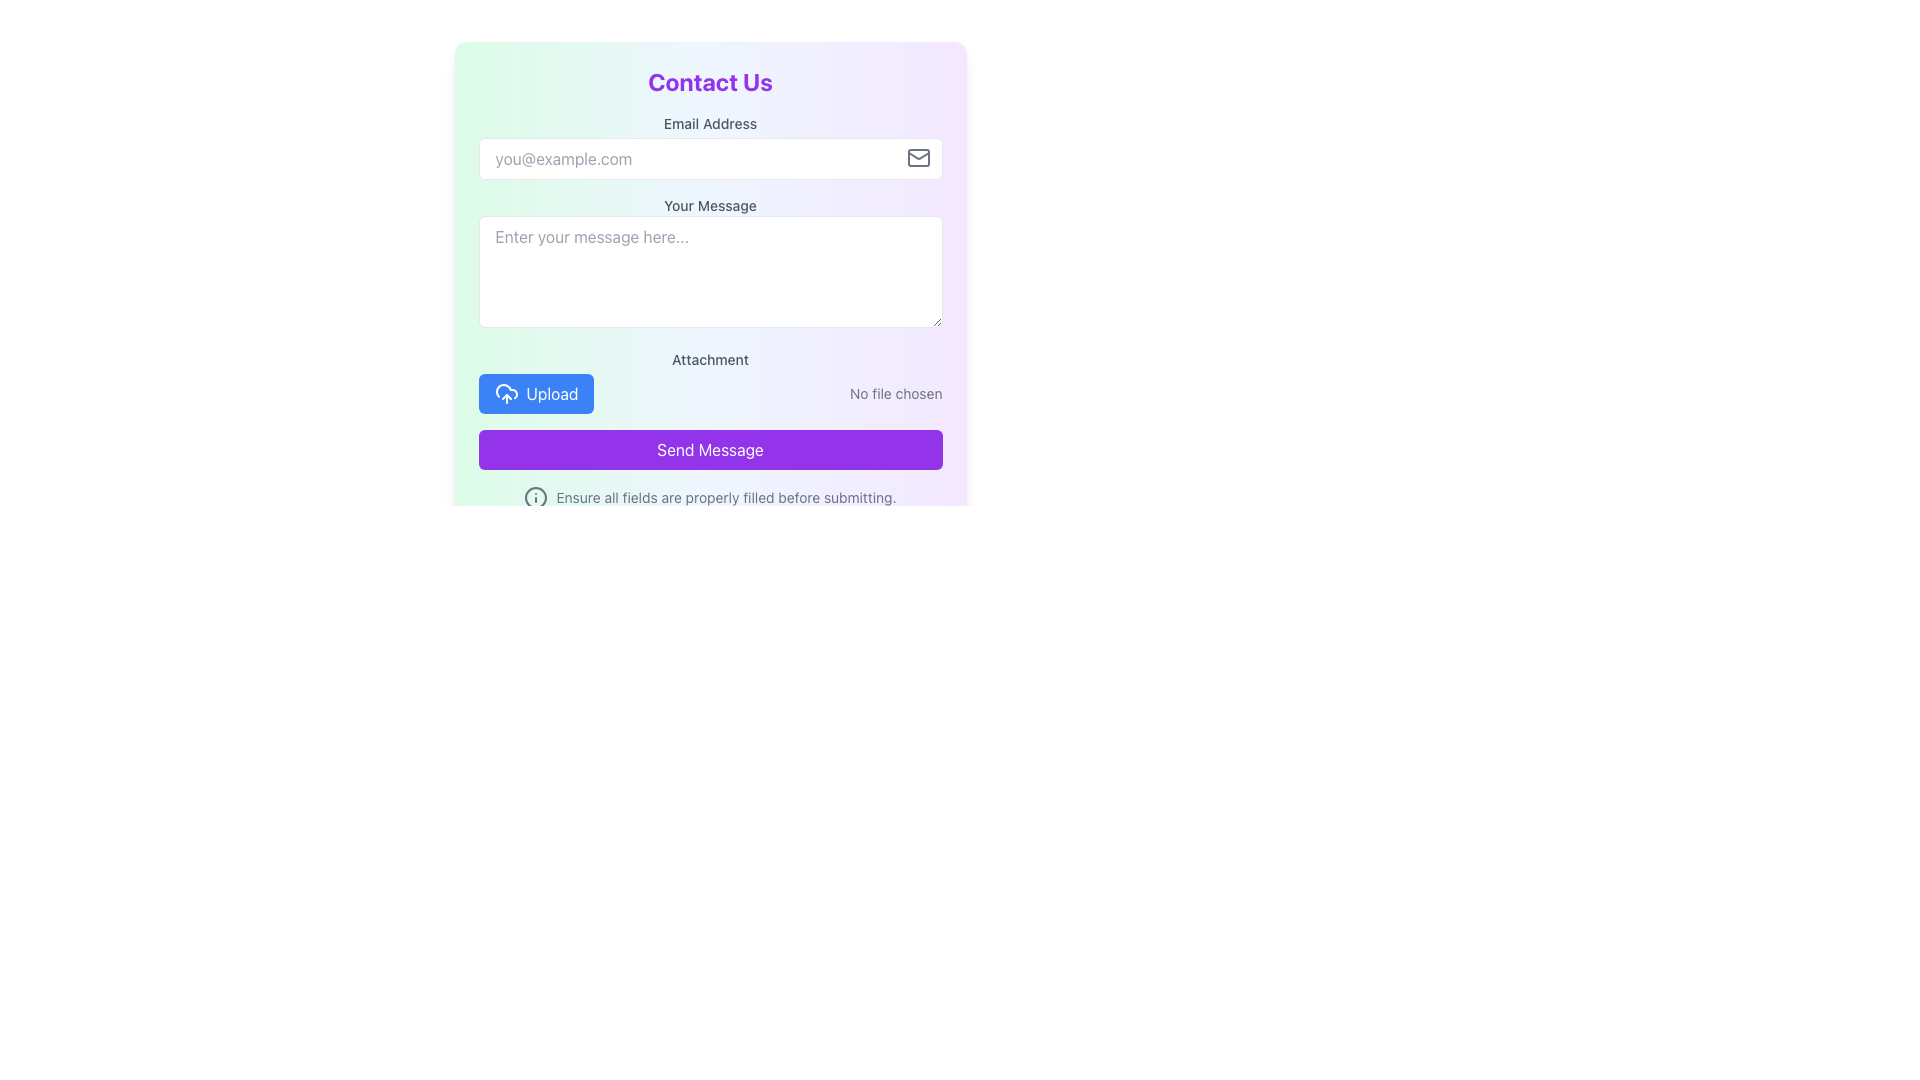  Describe the element at coordinates (917, 157) in the screenshot. I see `the mail envelope icon located at the top-right corner of the 'Email Address' input field to indicate its purpose` at that location.